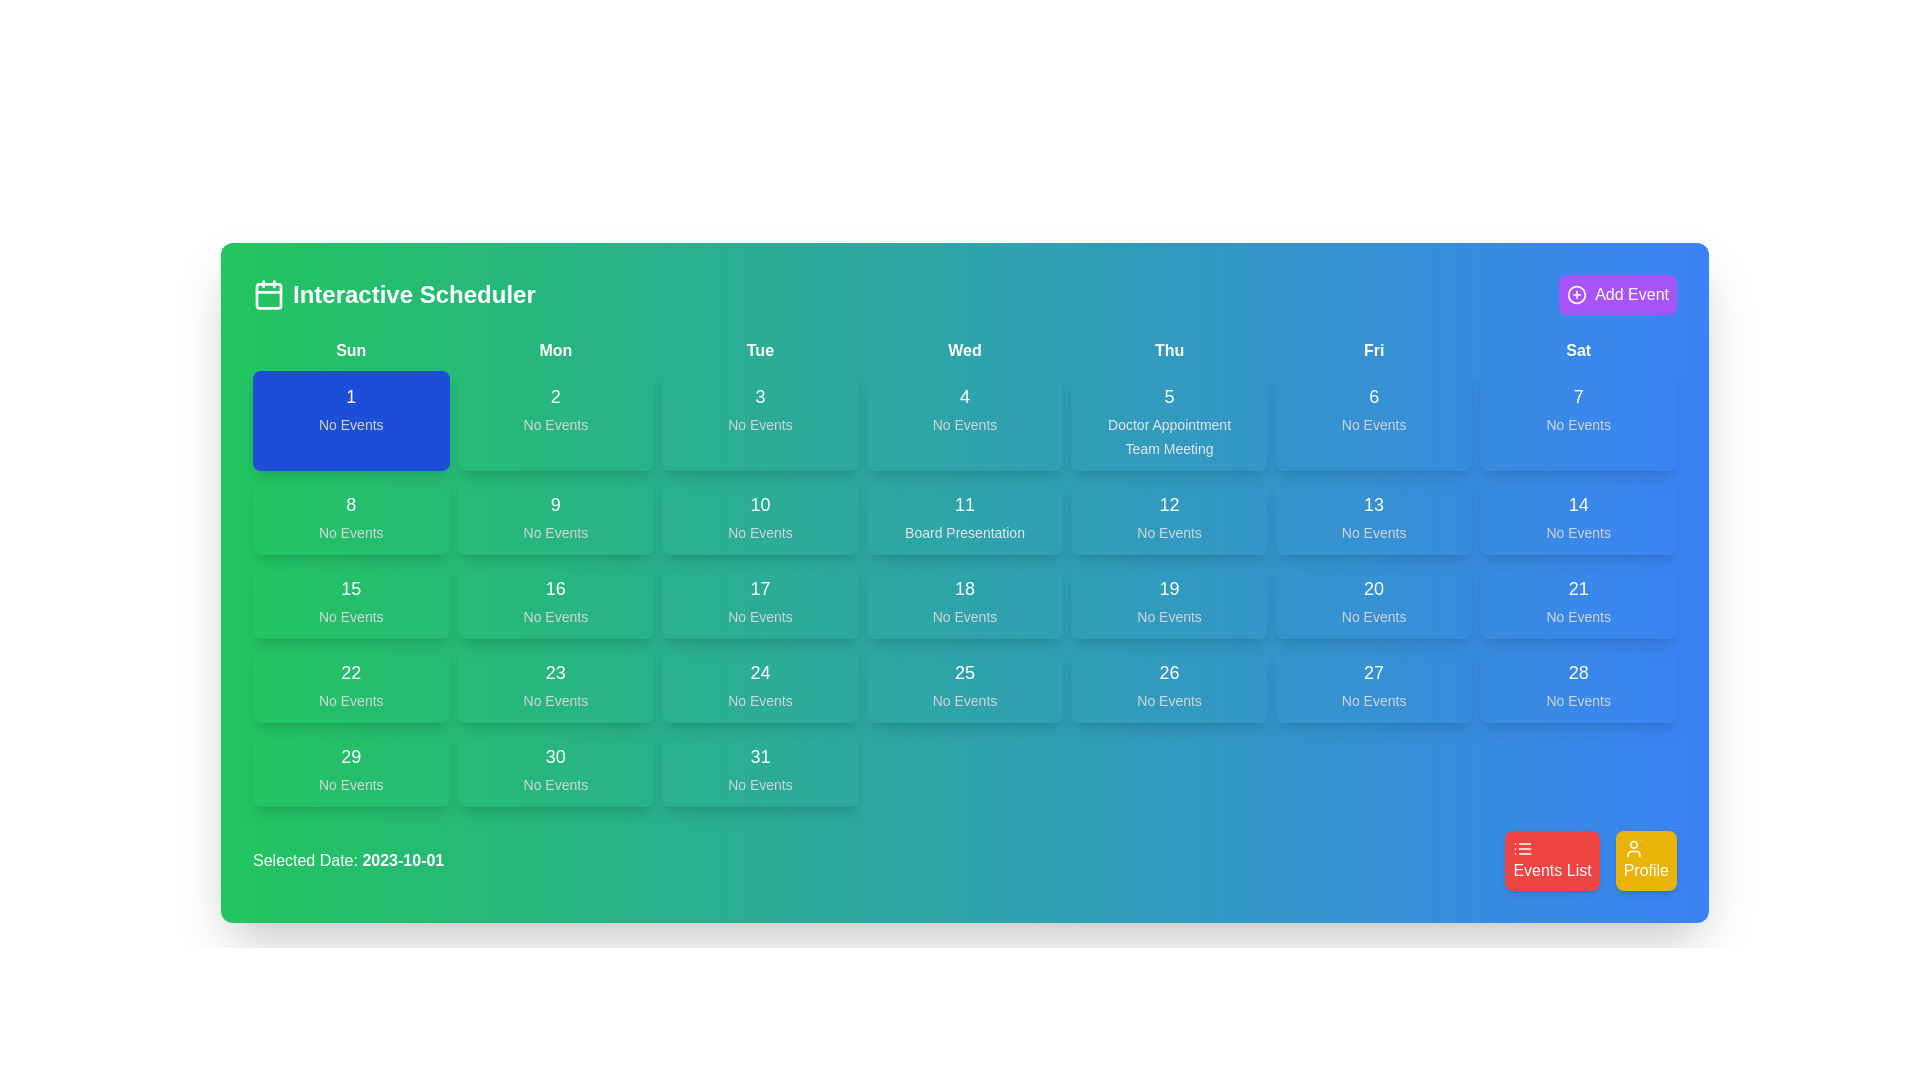 The height and width of the screenshot is (1080, 1920). Describe the element at coordinates (1373, 531) in the screenshot. I see `the 'No Events' text label located in the box labeled '13' in the calendar grid, positioned under the 'Fri' header` at that location.